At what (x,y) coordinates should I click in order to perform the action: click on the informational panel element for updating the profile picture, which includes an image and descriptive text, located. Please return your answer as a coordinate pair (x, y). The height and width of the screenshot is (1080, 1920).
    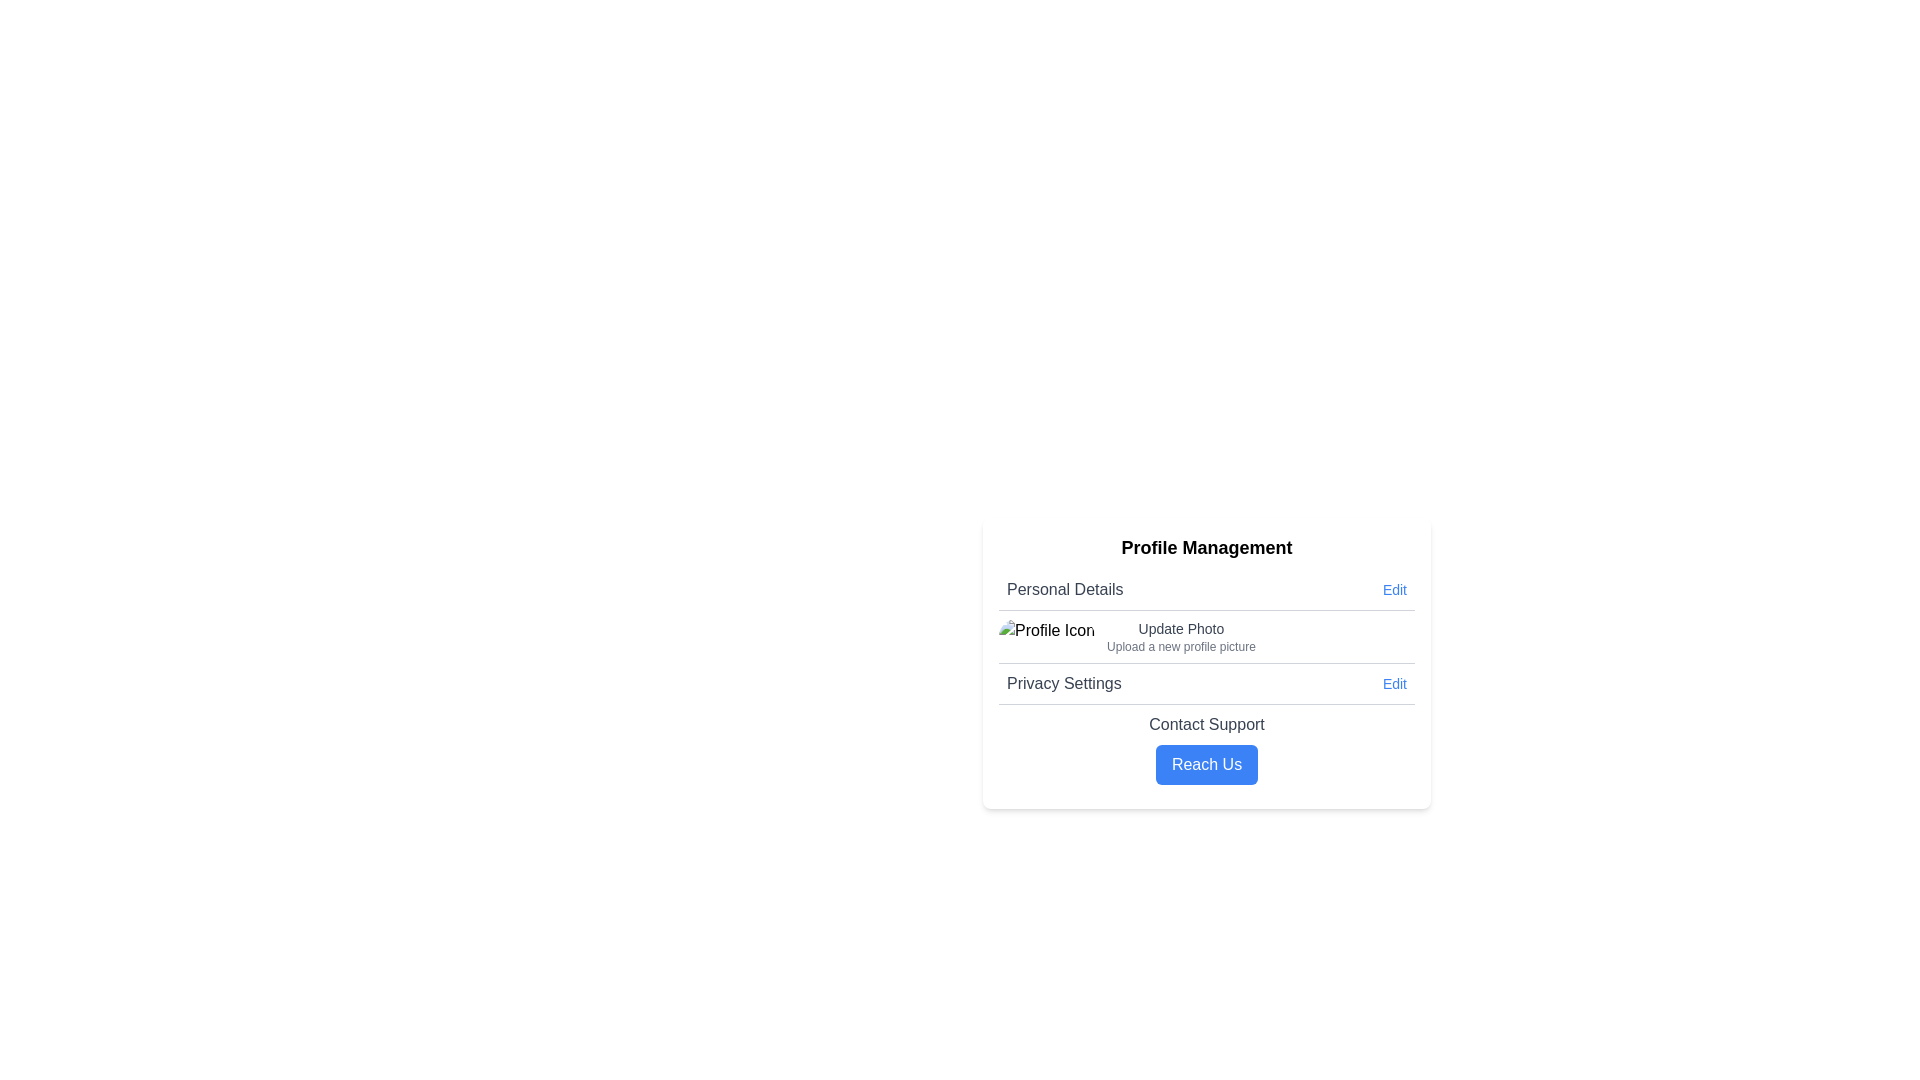
    Looking at the image, I should click on (1205, 637).